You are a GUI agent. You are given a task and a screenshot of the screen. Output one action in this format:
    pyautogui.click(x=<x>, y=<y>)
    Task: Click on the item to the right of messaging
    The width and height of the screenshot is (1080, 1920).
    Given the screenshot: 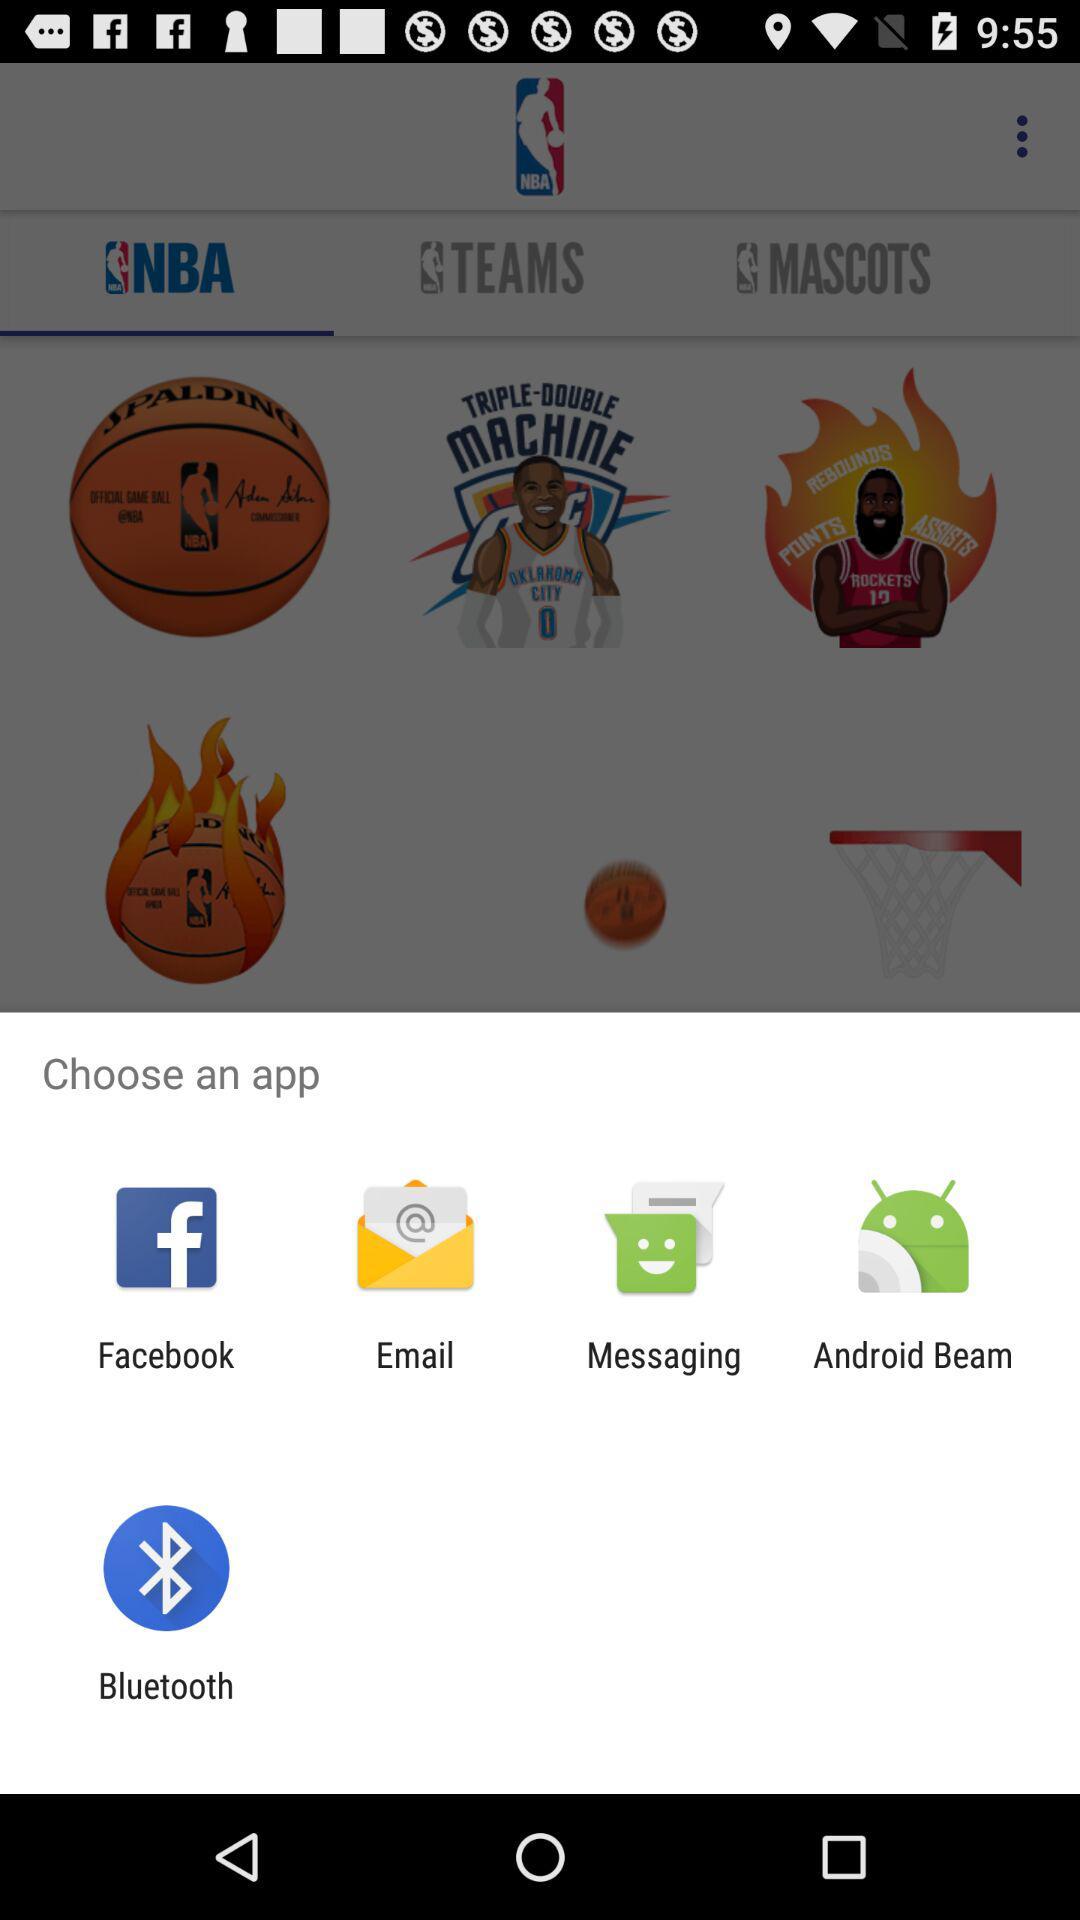 What is the action you would take?
    pyautogui.click(x=913, y=1374)
    